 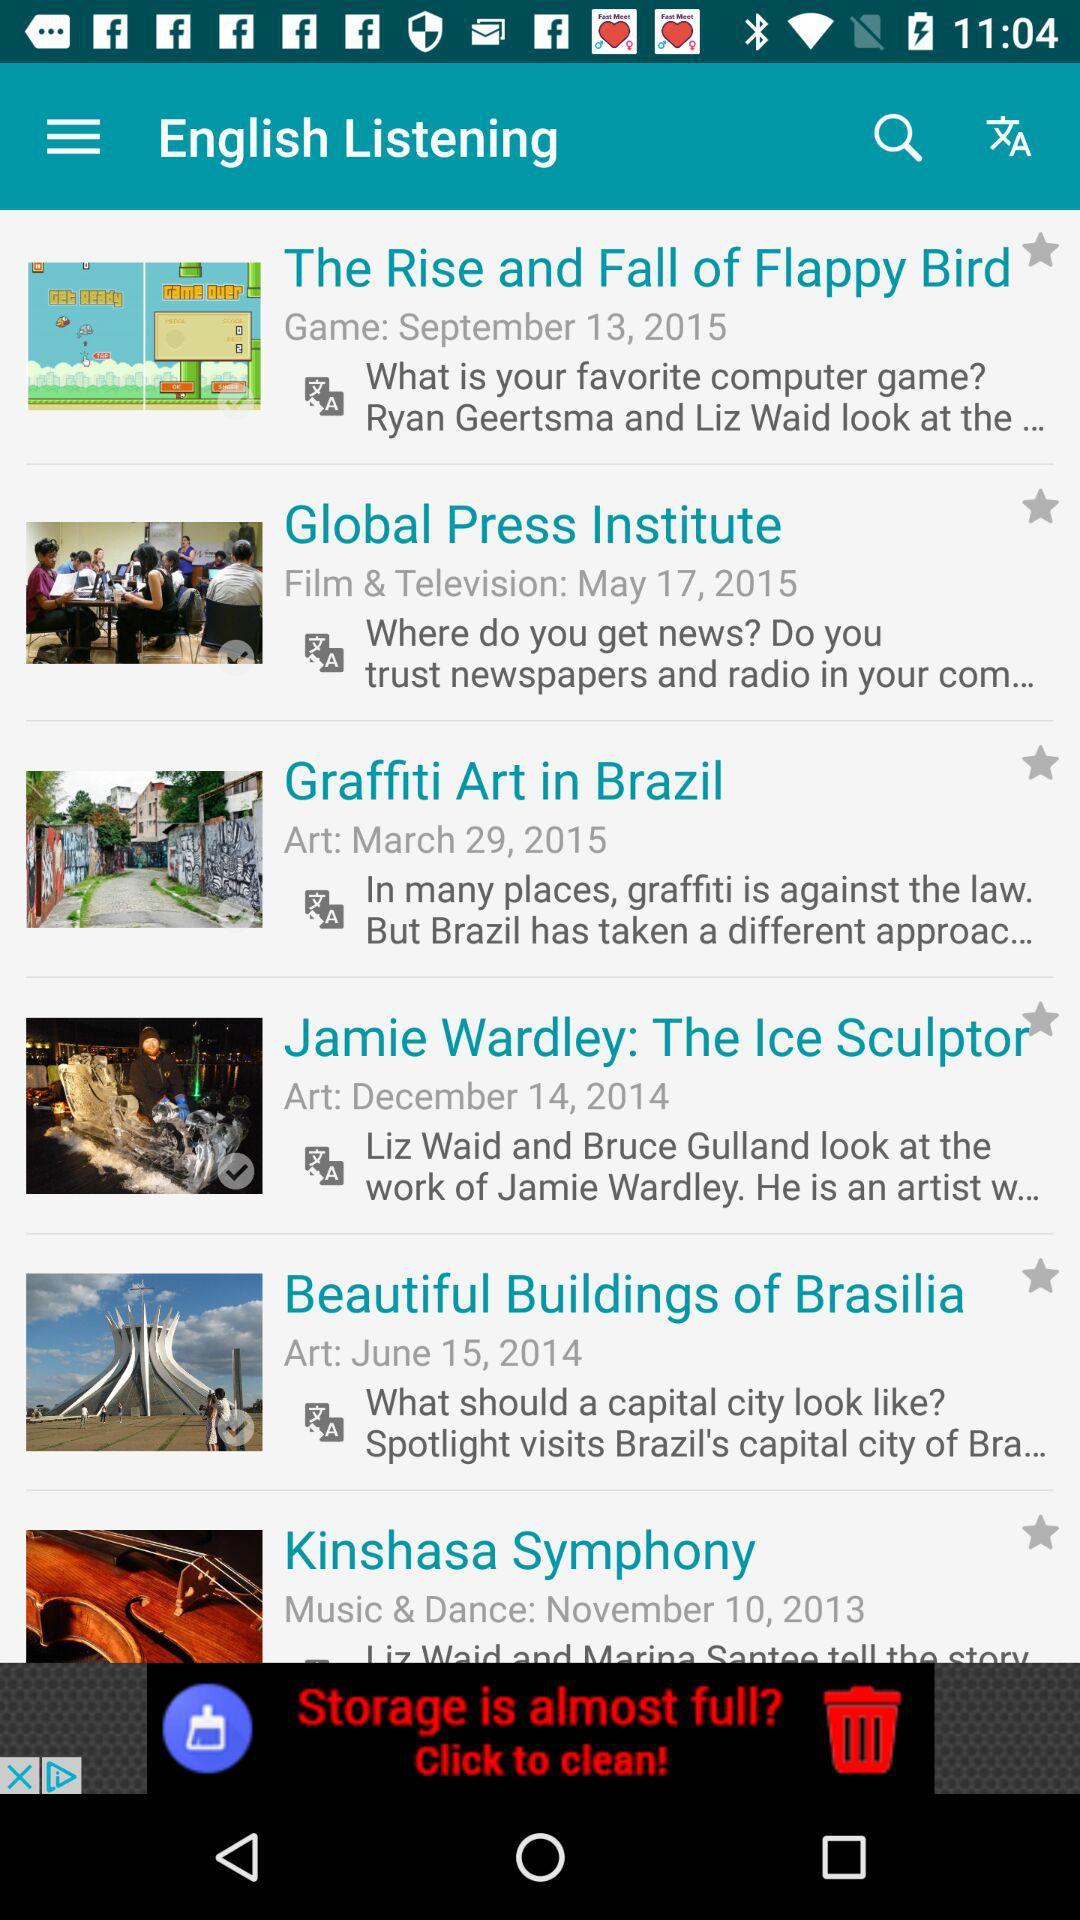 What do you see at coordinates (540, 1727) in the screenshot?
I see `advertisement` at bounding box center [540, 1727].